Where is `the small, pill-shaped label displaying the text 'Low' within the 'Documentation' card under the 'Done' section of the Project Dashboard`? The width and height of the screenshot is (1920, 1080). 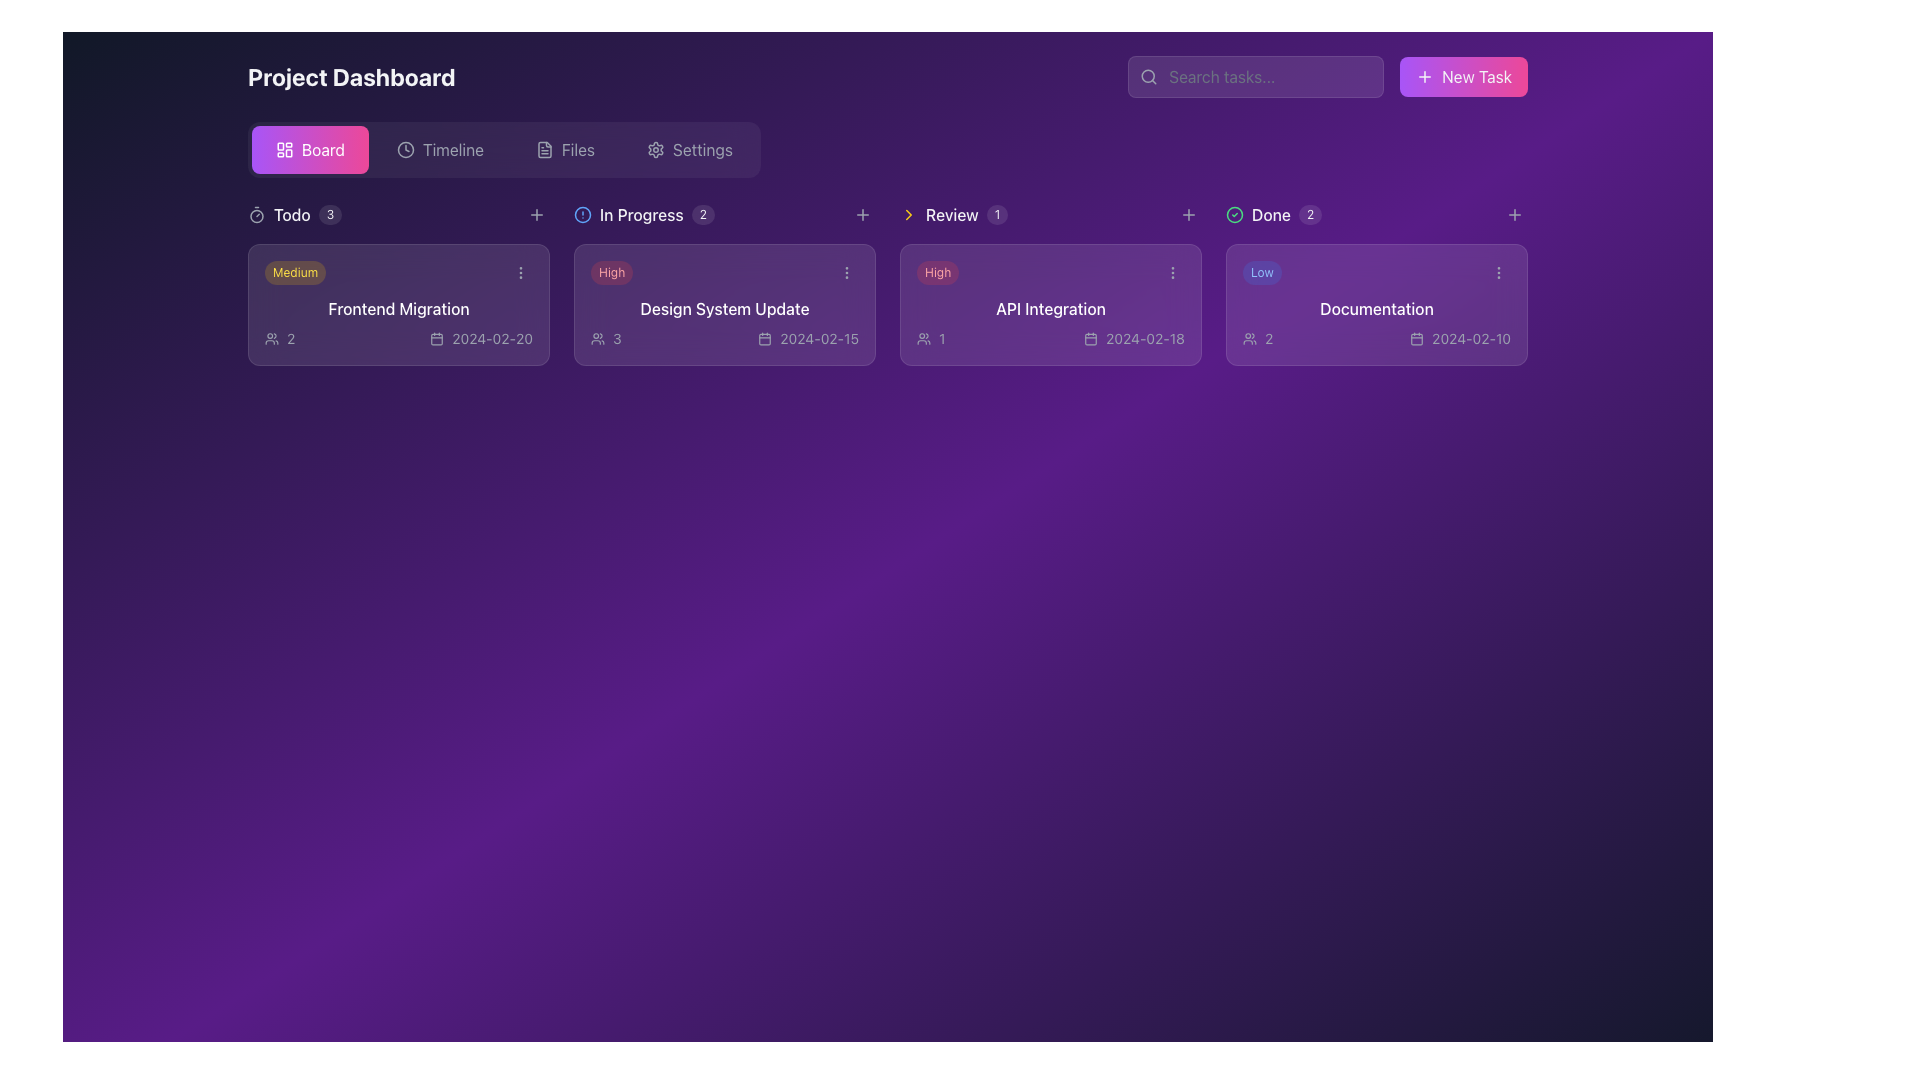
the small, pill-shaped label displaying the text 'Low' within the 'Documentation' card under the 'Done' section of the Project Dashboard is located at coordinates (1261, 273).